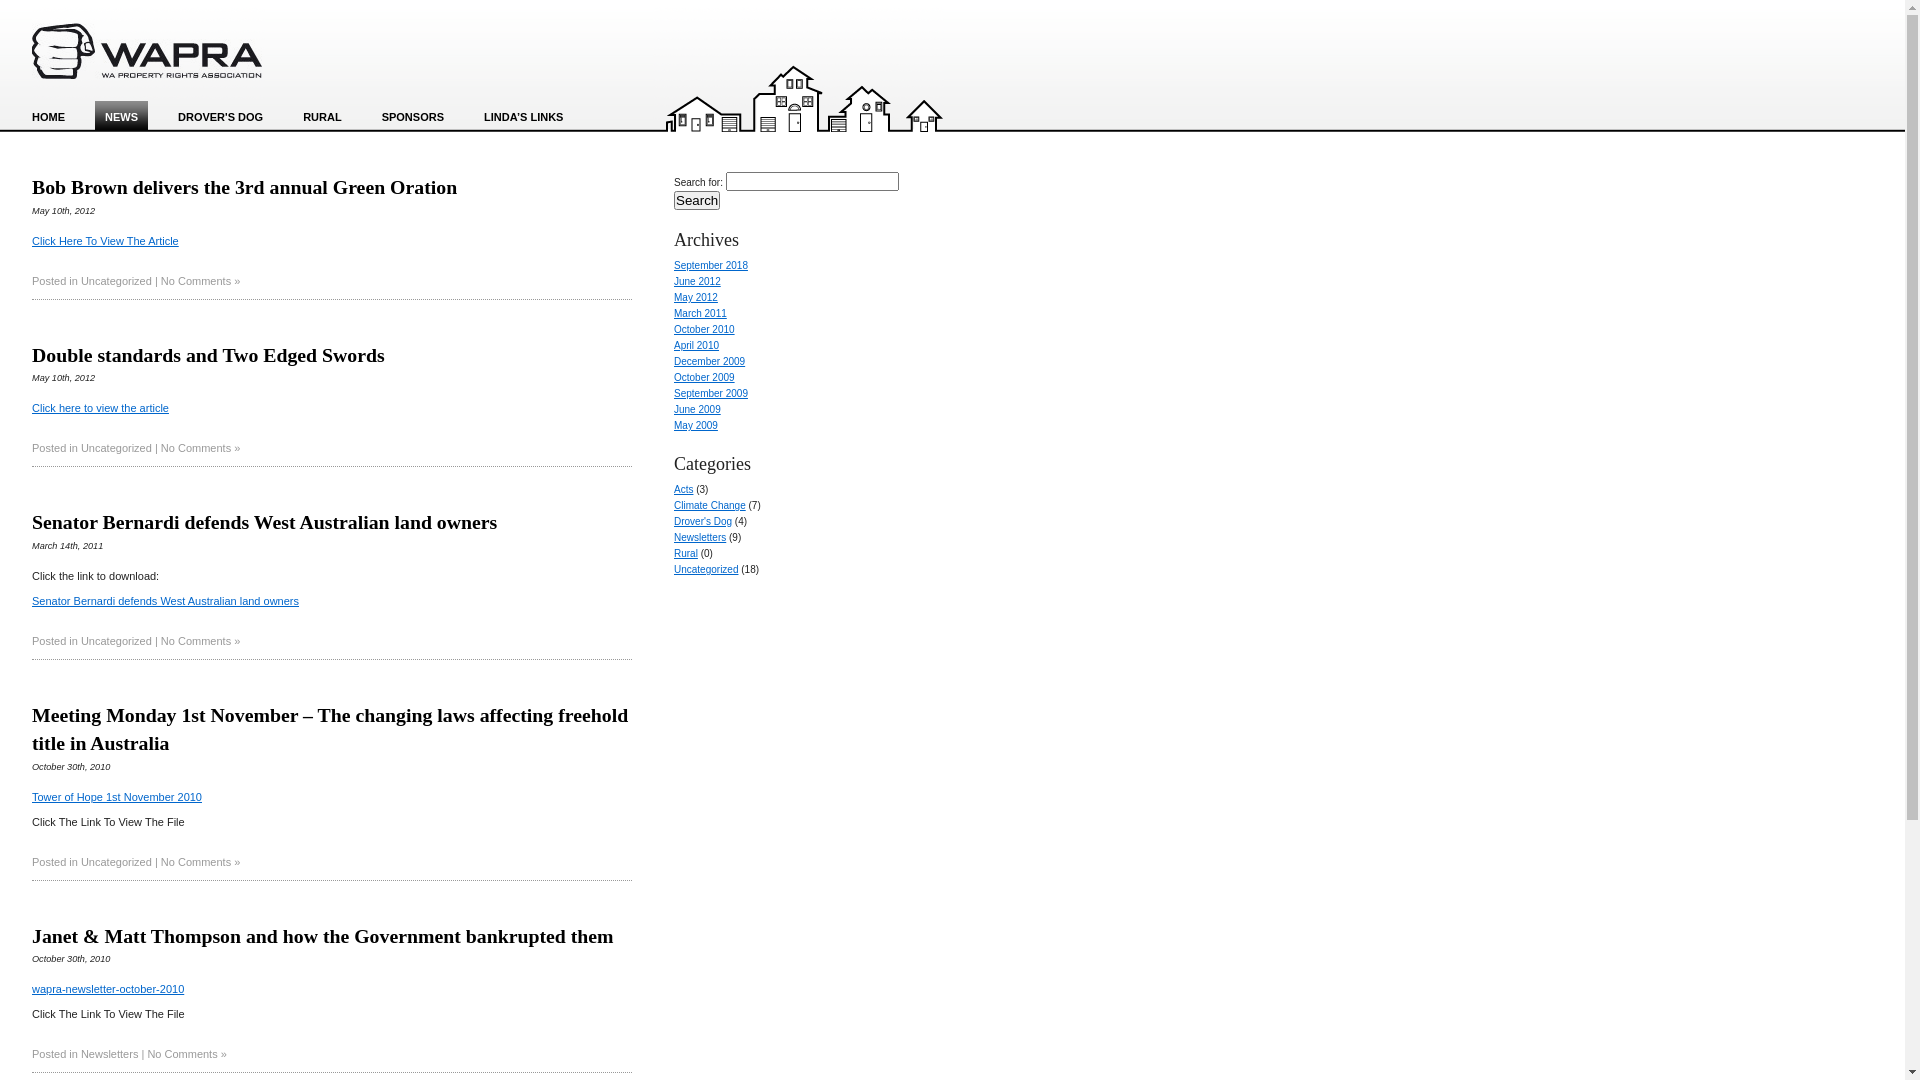 This screenshot has height=1080, width=1920. Describe the element at coordinates (683, 489) in the screenshot. I see `'Acts'` at that location.